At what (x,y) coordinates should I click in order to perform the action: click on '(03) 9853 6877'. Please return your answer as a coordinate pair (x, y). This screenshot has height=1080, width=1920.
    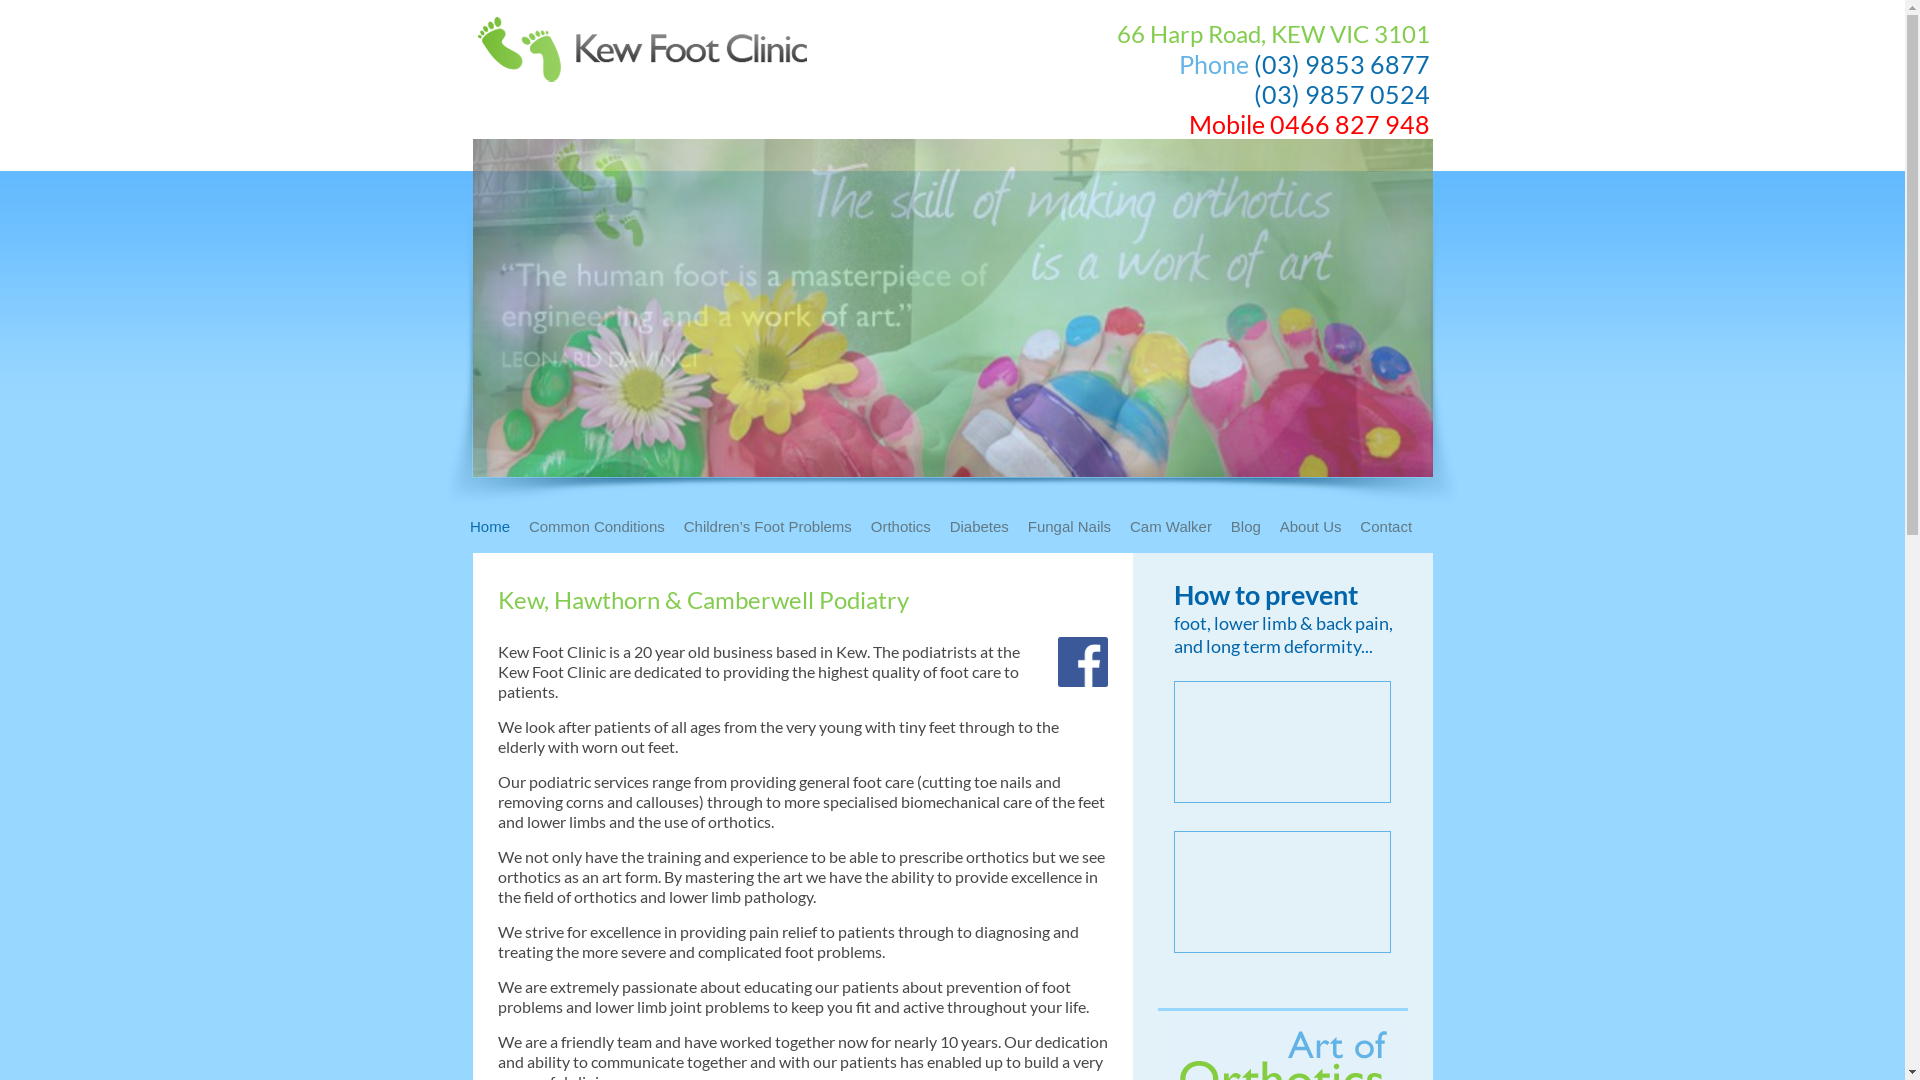
    Looking at the image, I should click on (1342, 63).